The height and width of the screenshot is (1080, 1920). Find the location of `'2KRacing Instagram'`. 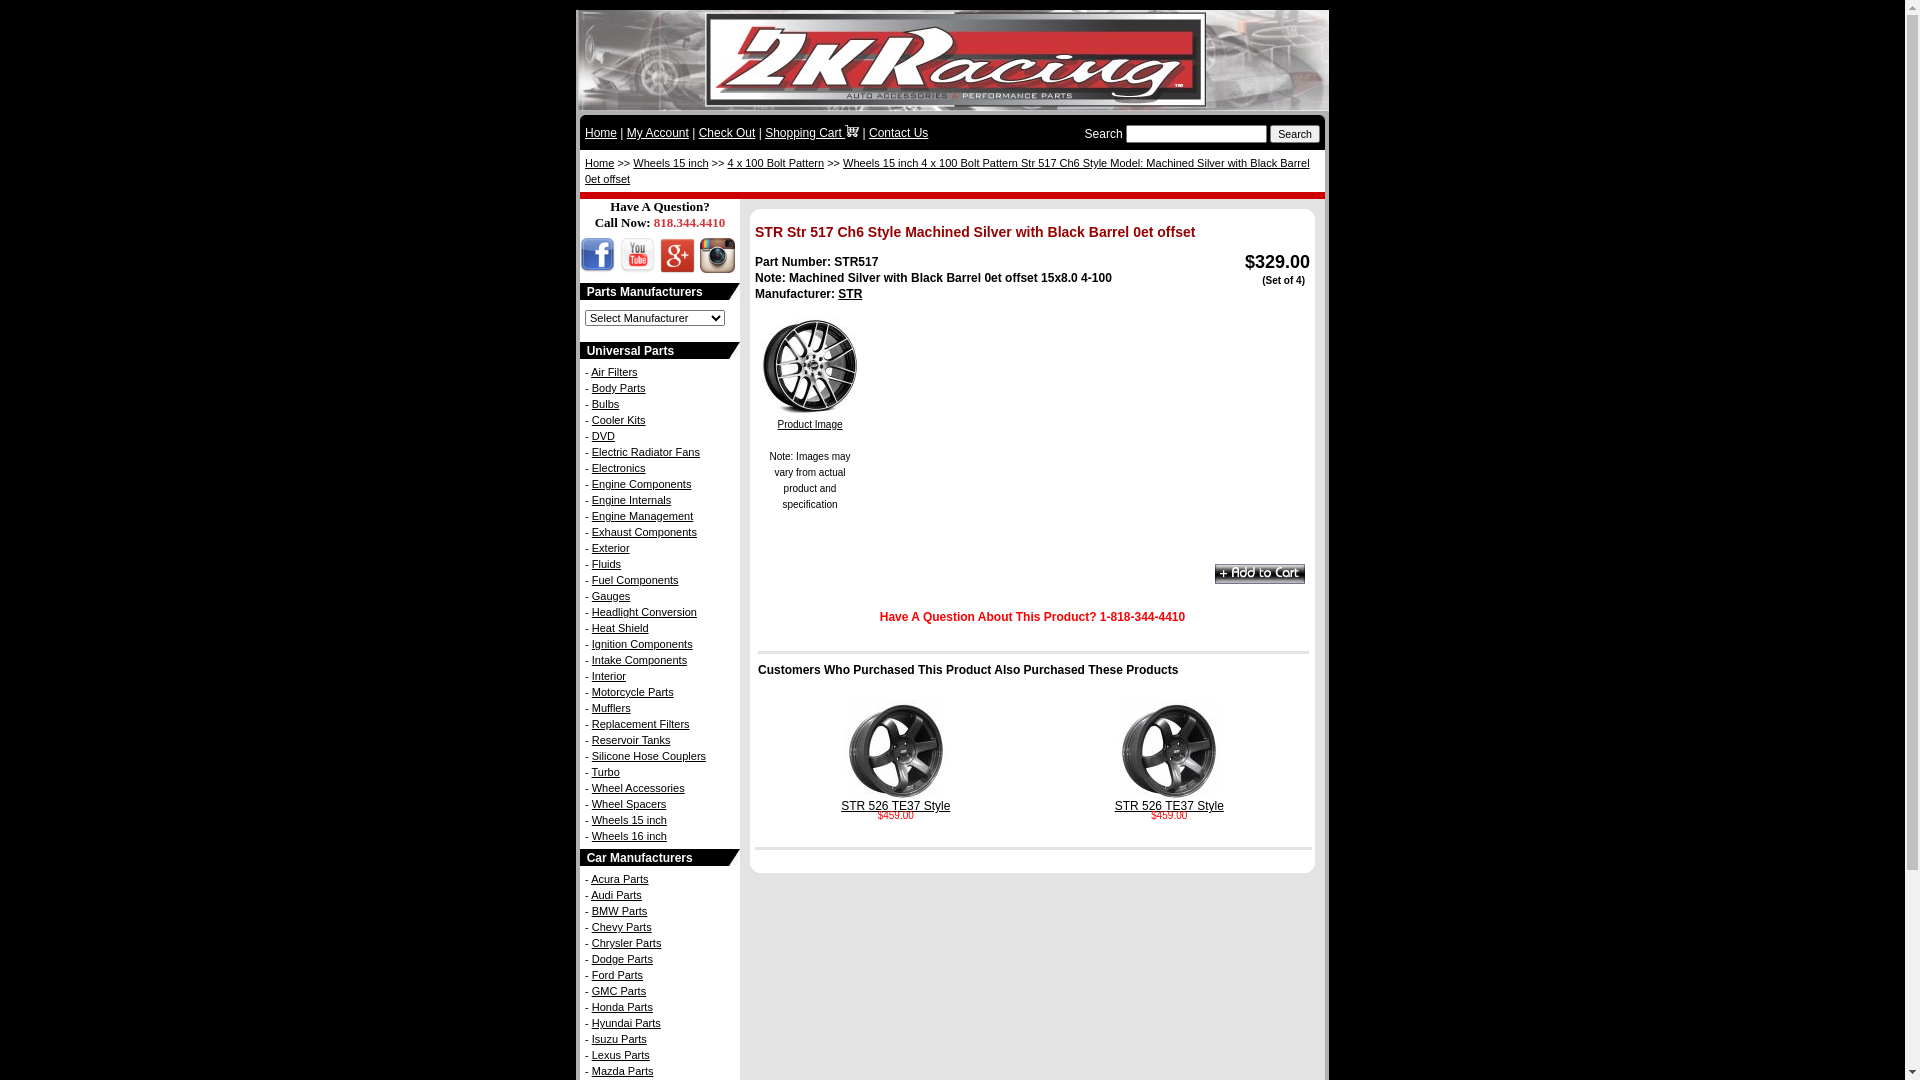

'2KRacing Instagram' is located at coordinates (715, 266).